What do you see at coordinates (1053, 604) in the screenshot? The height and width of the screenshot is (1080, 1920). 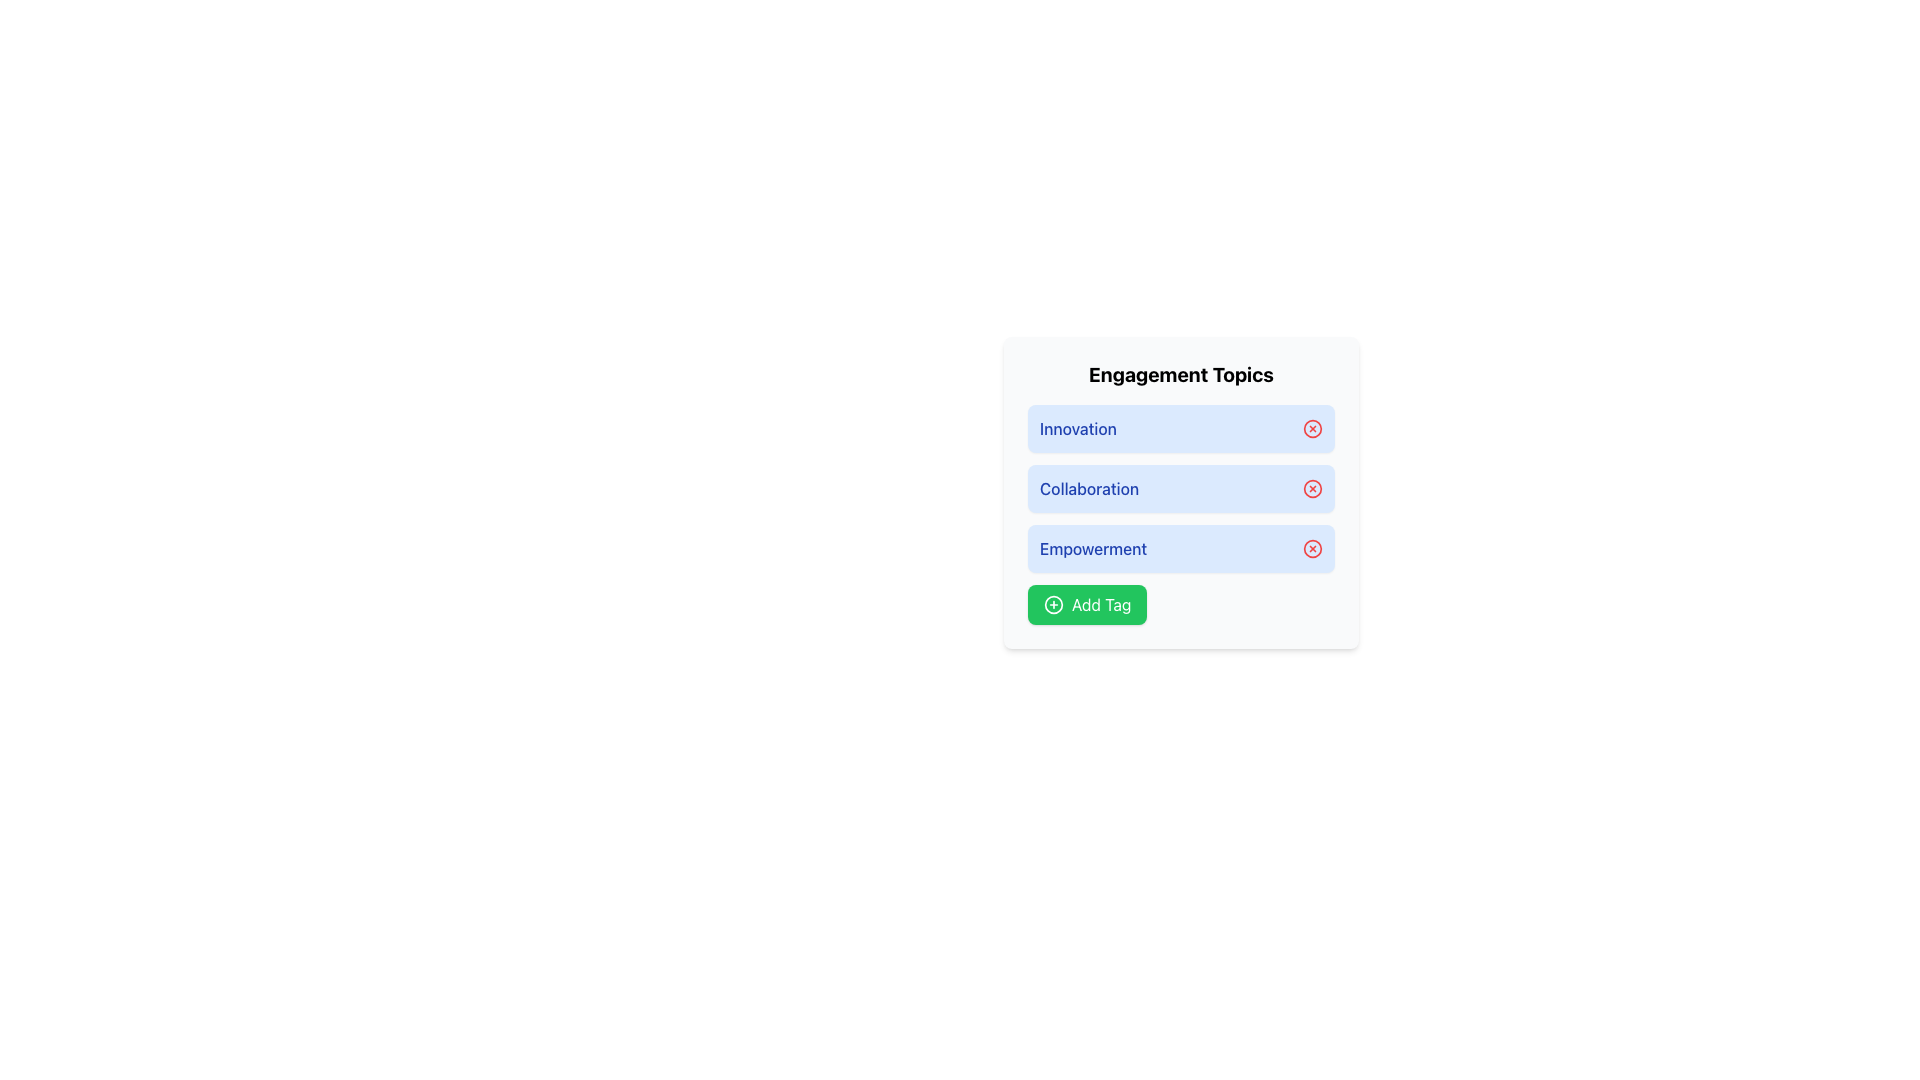 I see `the Circle Plus icon located on the green 'Add Tag' button` at bounding box center [1053, 604].